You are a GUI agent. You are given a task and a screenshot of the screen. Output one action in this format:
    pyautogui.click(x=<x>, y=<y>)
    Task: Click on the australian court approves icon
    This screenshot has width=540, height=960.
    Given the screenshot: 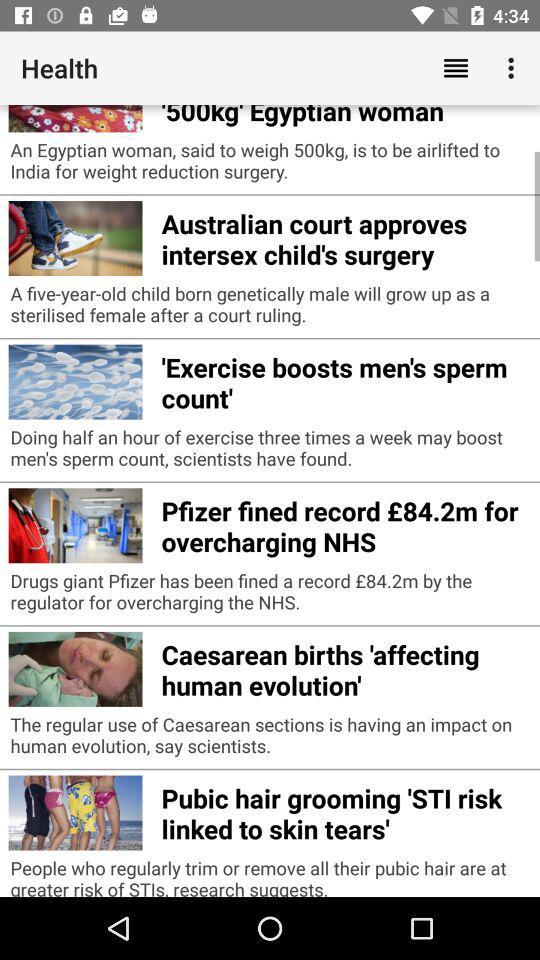 What is the action you would take?
    pyautogui.click(x=344, y=236)
    